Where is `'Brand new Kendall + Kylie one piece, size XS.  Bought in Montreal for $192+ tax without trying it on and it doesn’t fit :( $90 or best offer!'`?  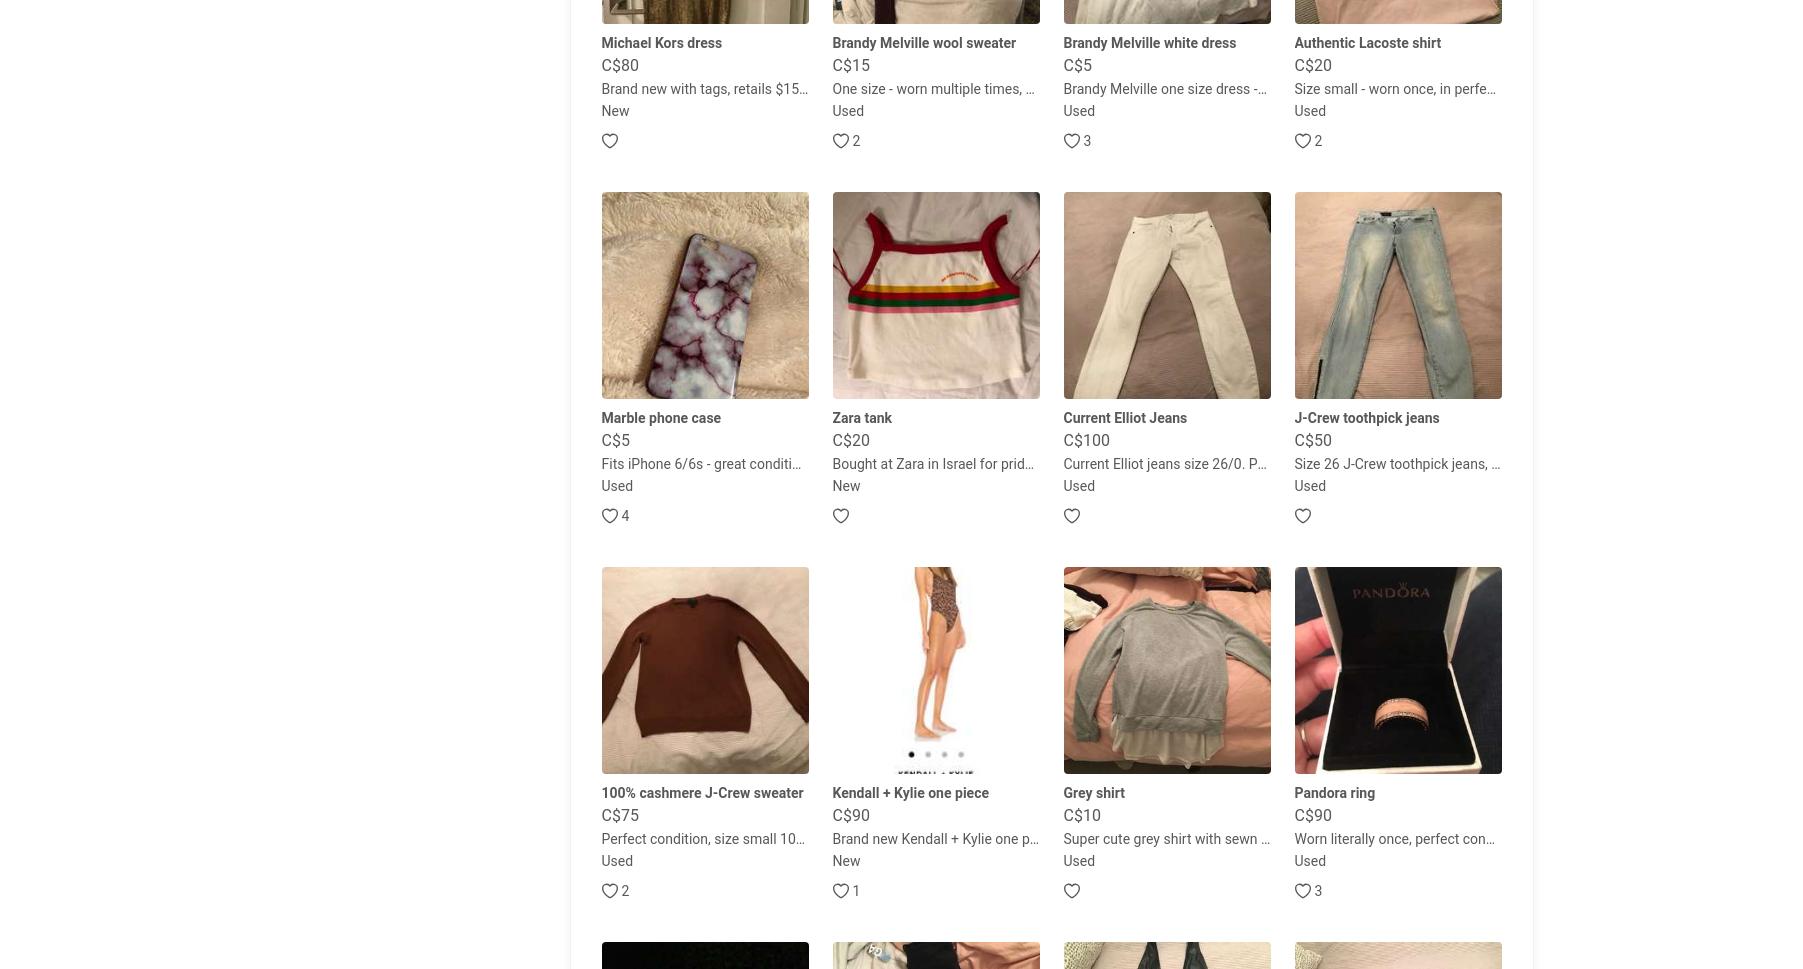
'Brand new Kendall + Kylie one piece, size XS.  Bought in Montreal for $192+ tax without trying it on and it doesn’t fit :( $90 or best offer!' is located at coordinates (831, 837).